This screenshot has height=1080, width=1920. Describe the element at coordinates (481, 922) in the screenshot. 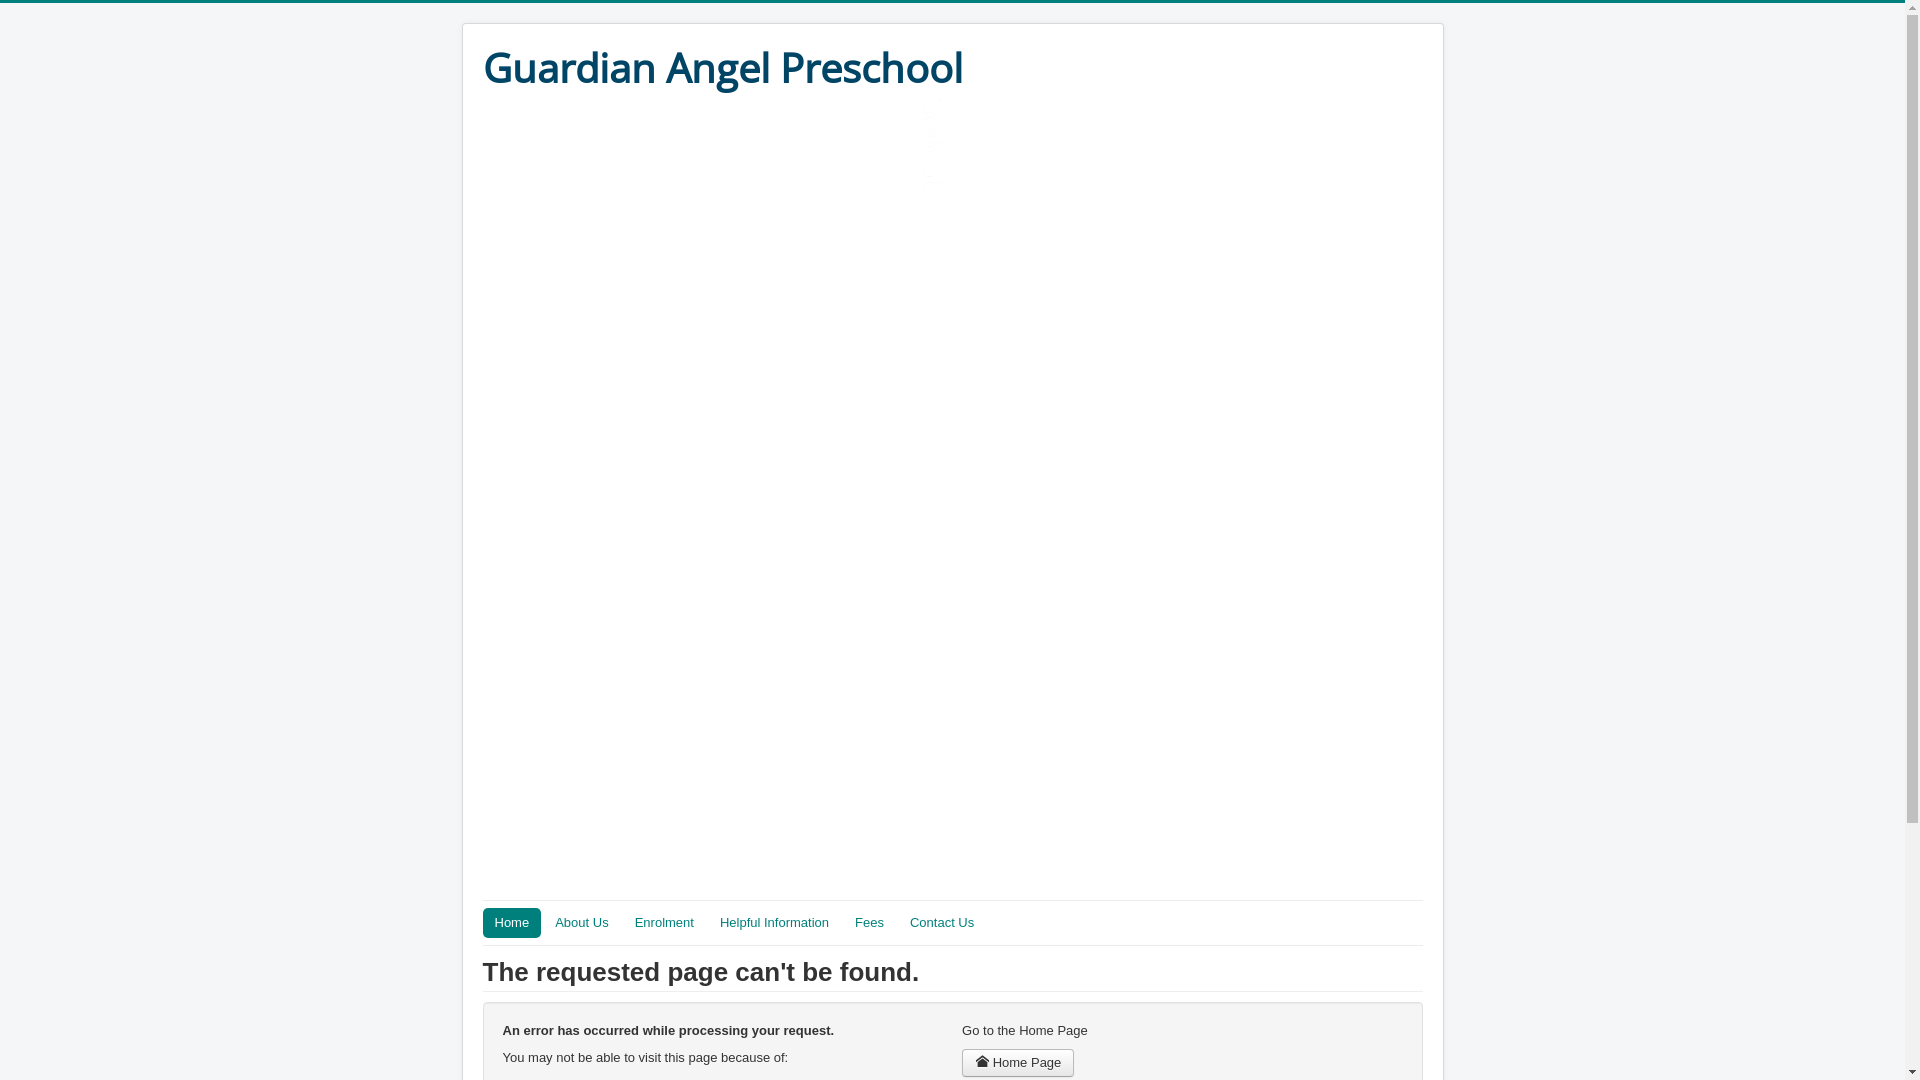

I see `'Home'` at that location.